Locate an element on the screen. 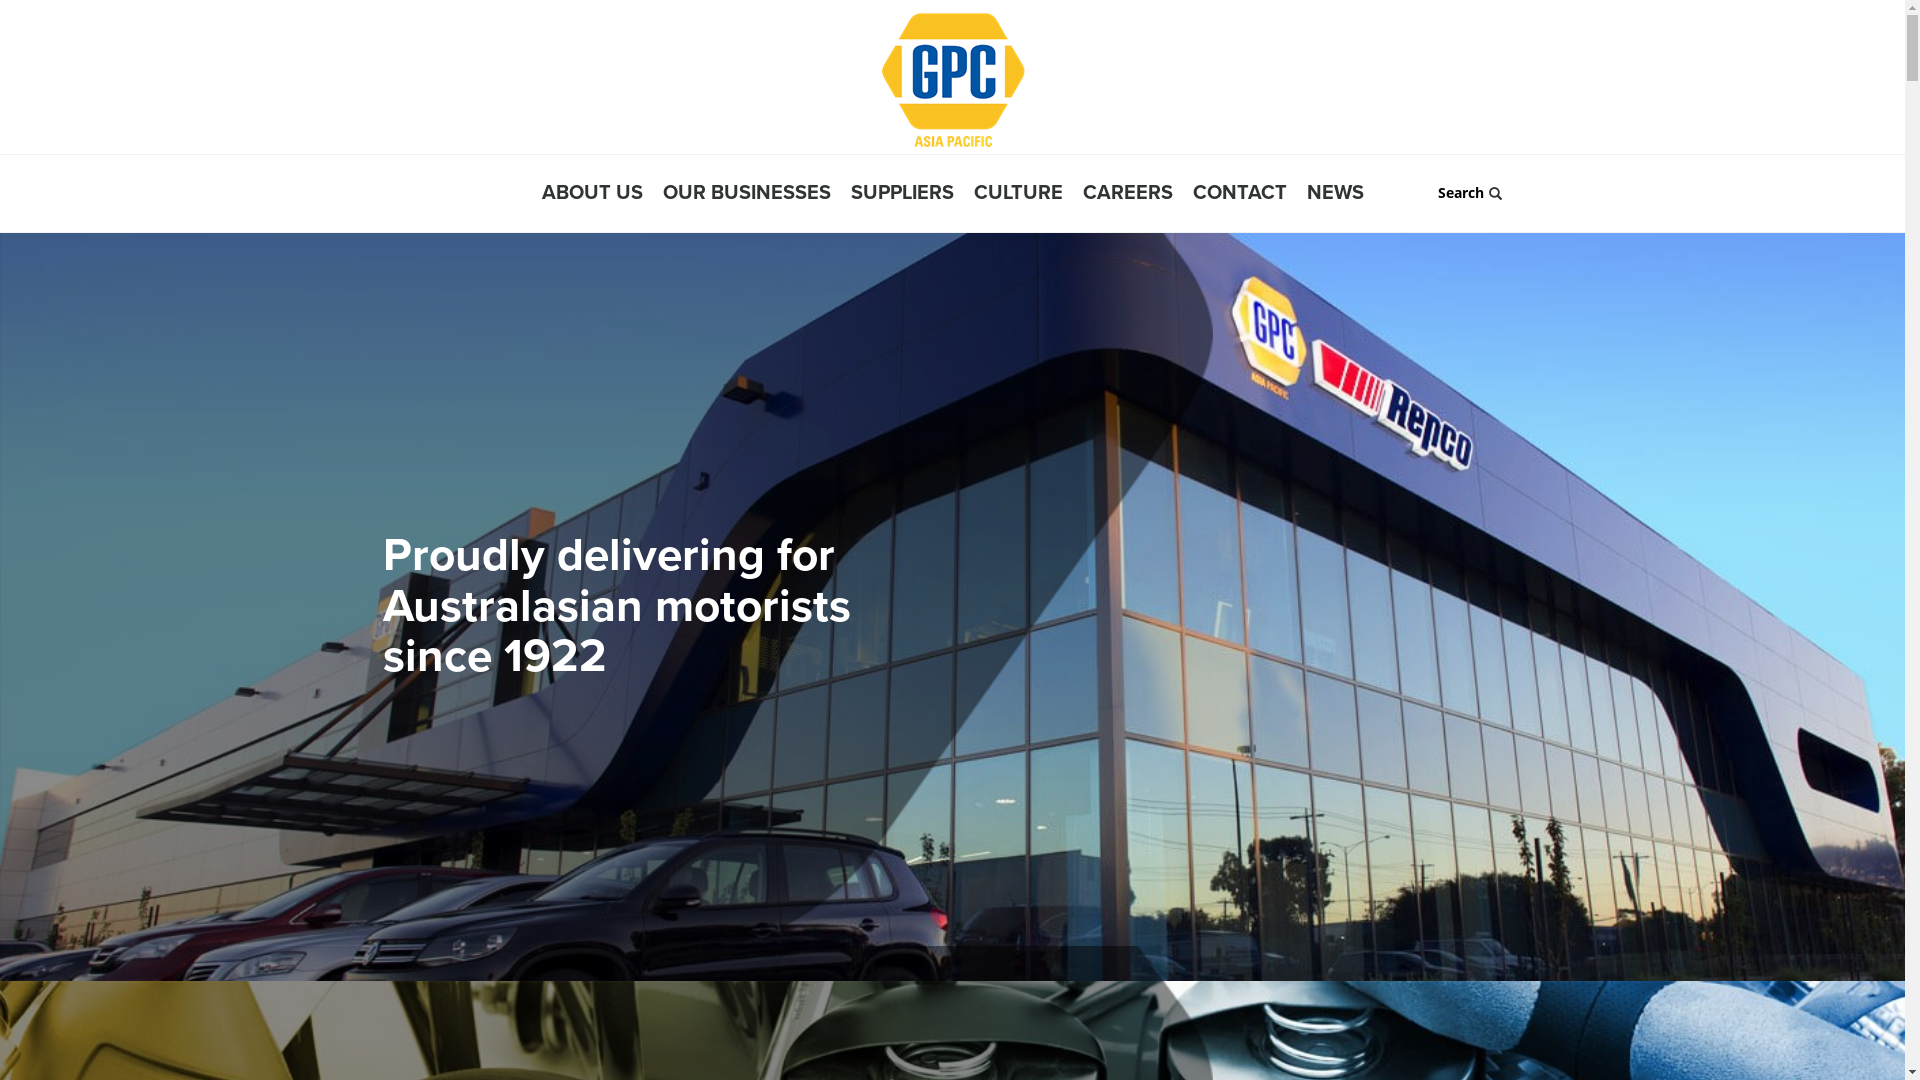 The height and width of the screenshot is (1080, 1920). 'CAREERS' is located at coordinates (1137, 195).